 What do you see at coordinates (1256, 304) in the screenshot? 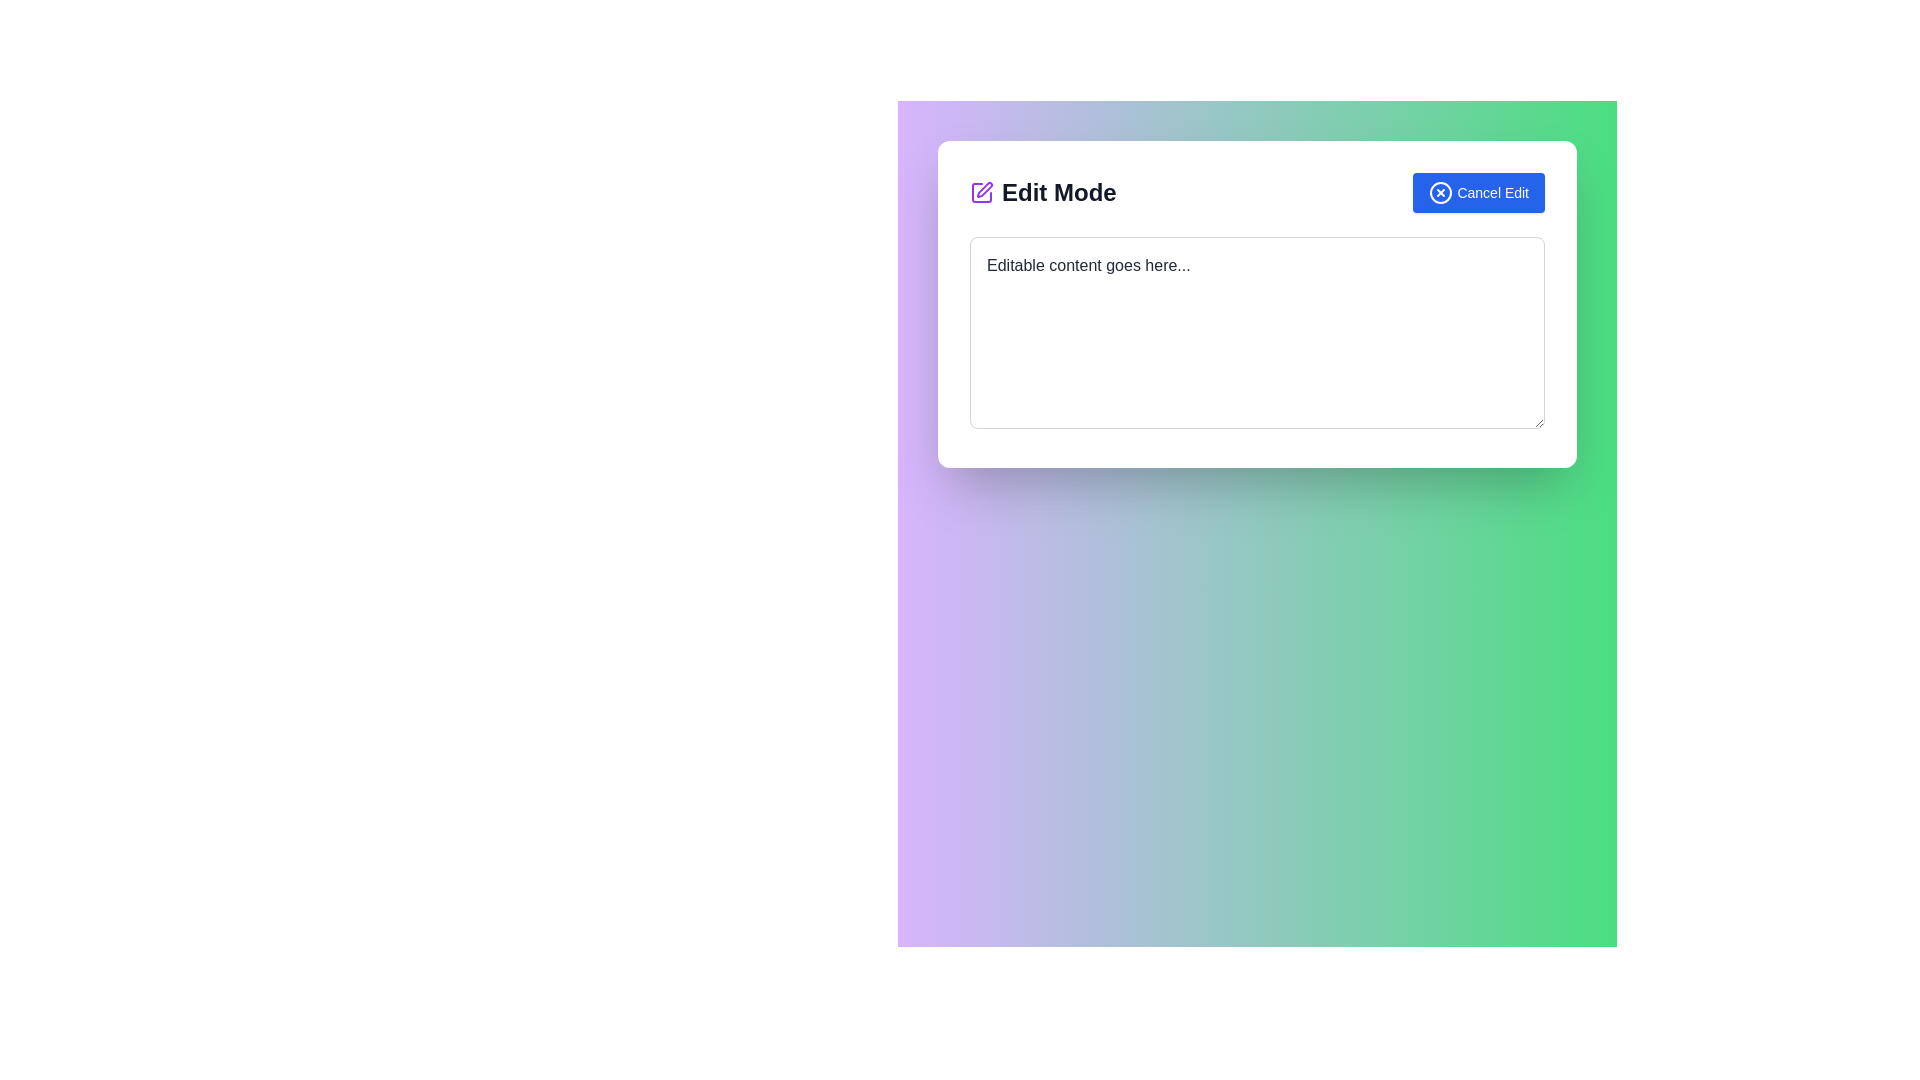
I see `the editing panel which allows users to edit content, located centrally in the interface with interactive elements` at bounding box center [1256, 304].